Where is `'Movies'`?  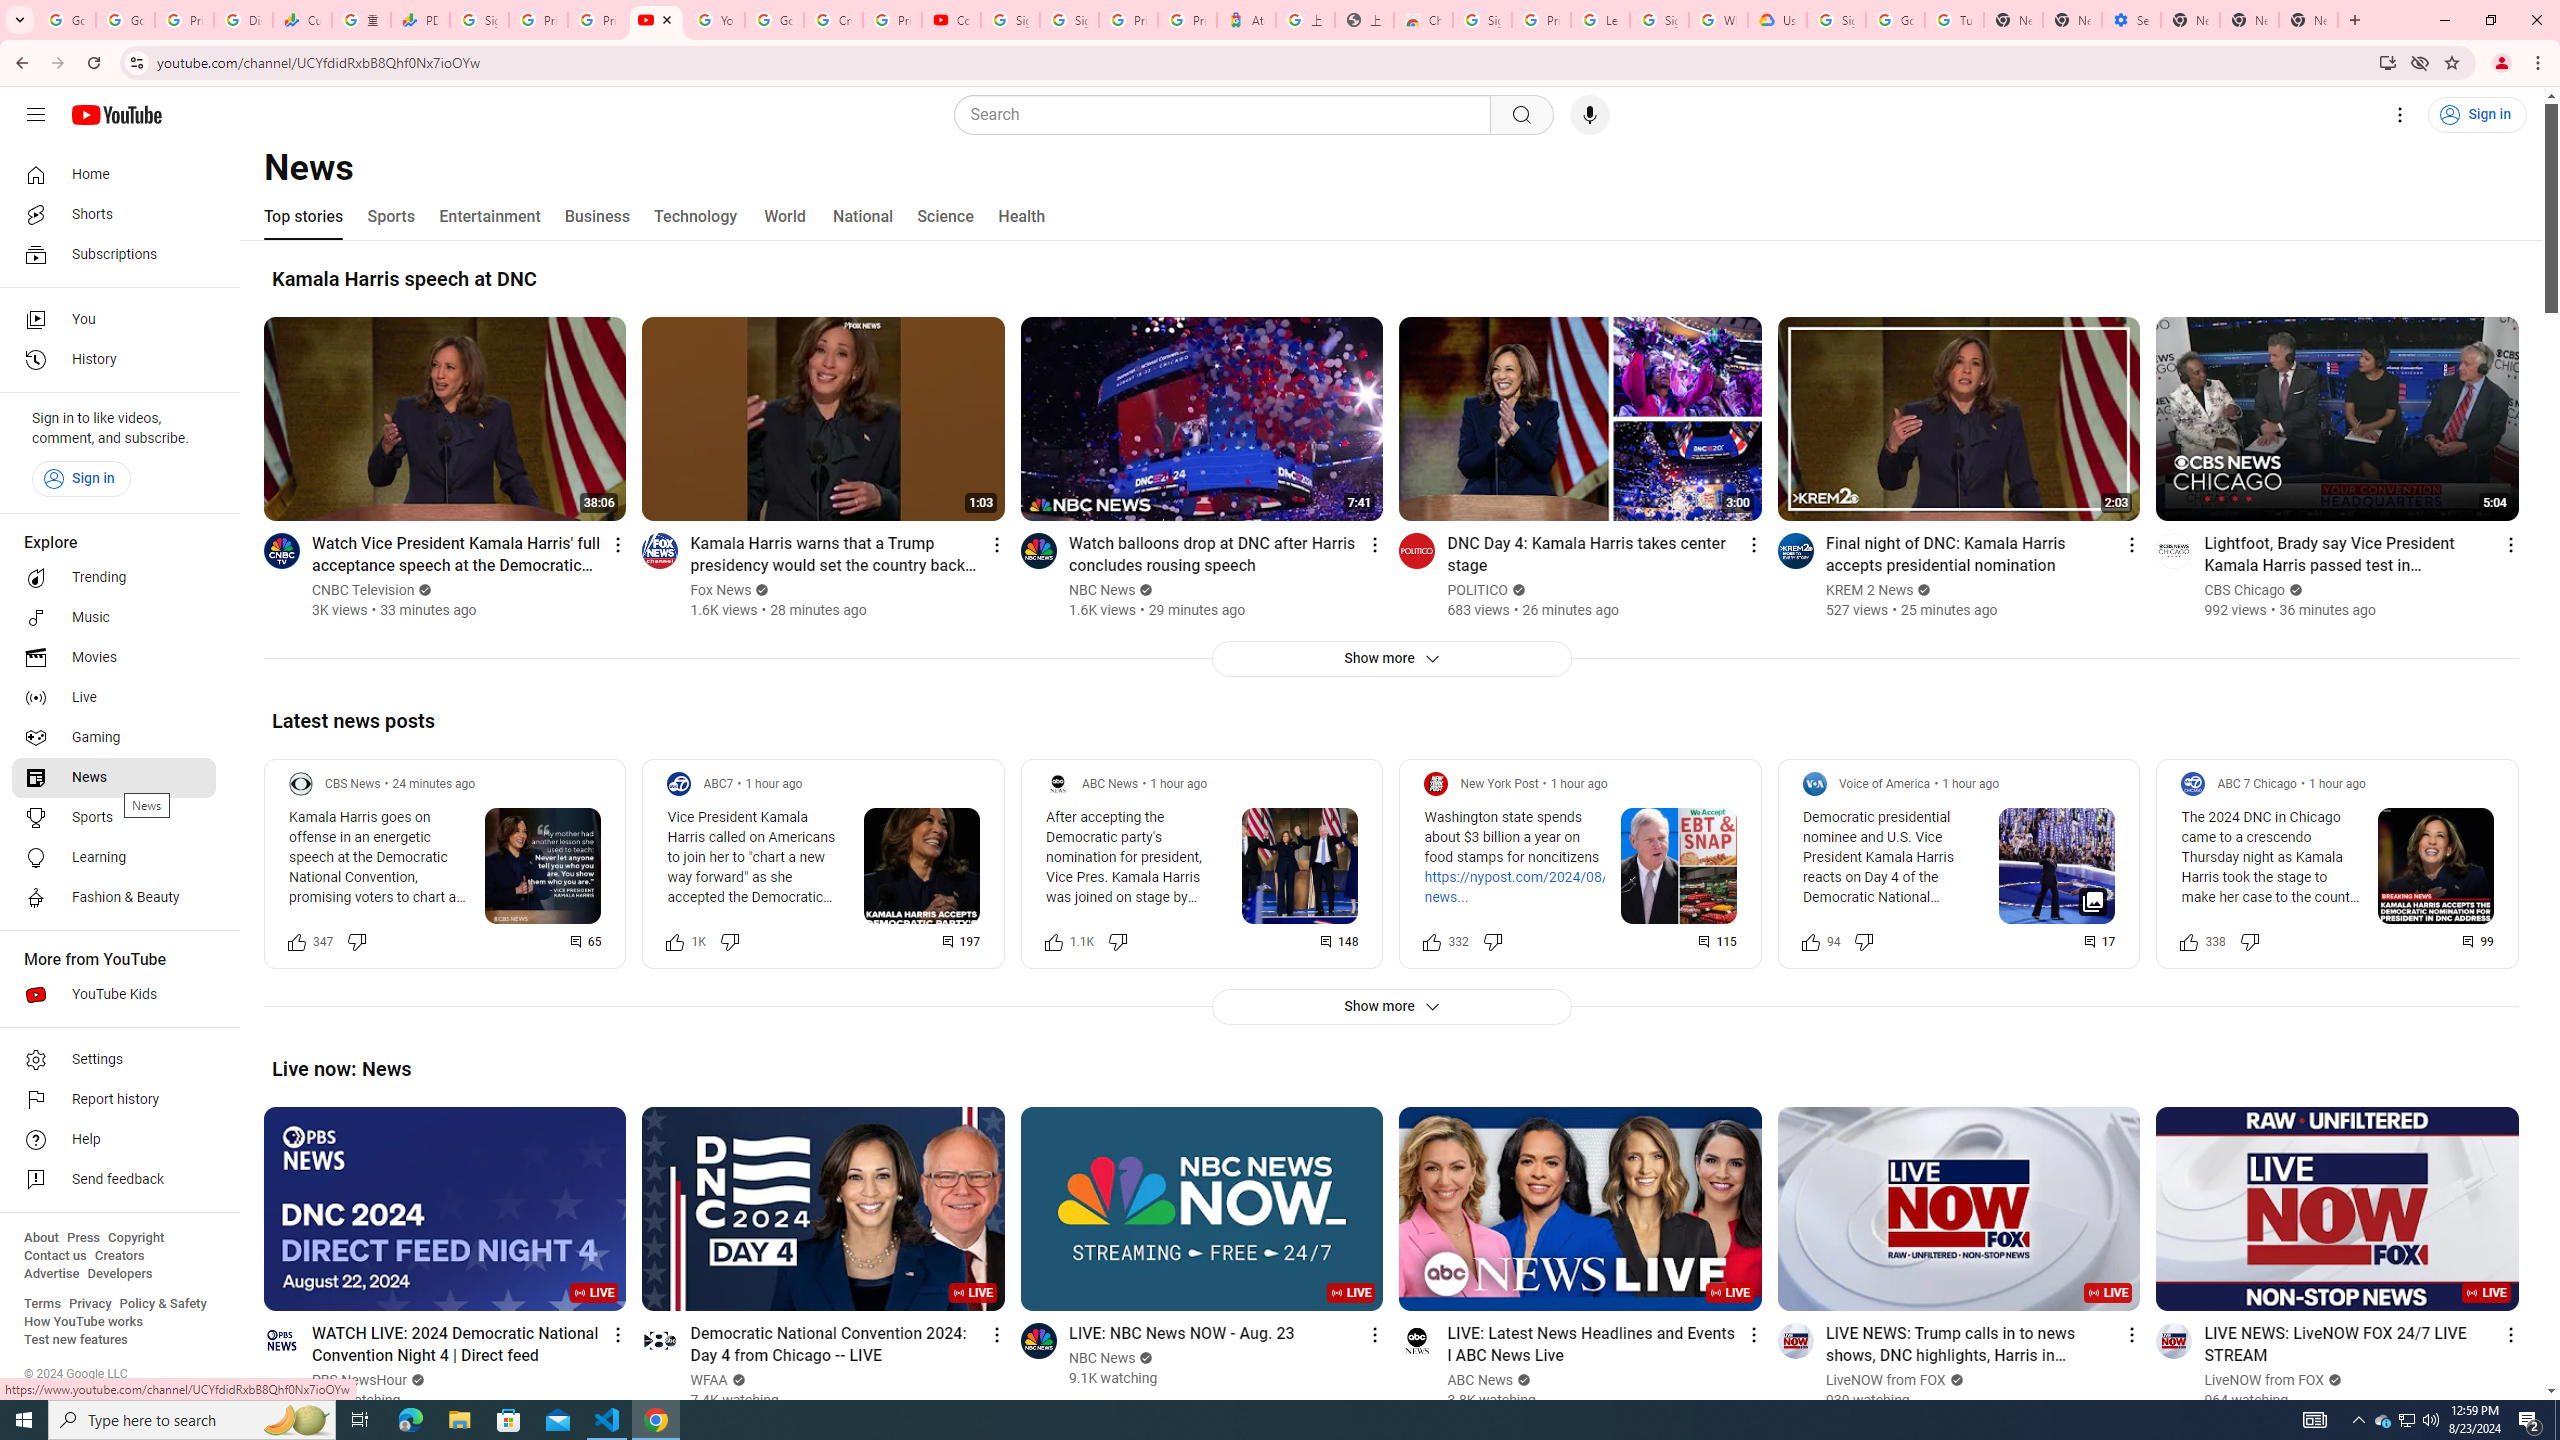
'Movies' is located at coordinates (113, 658).